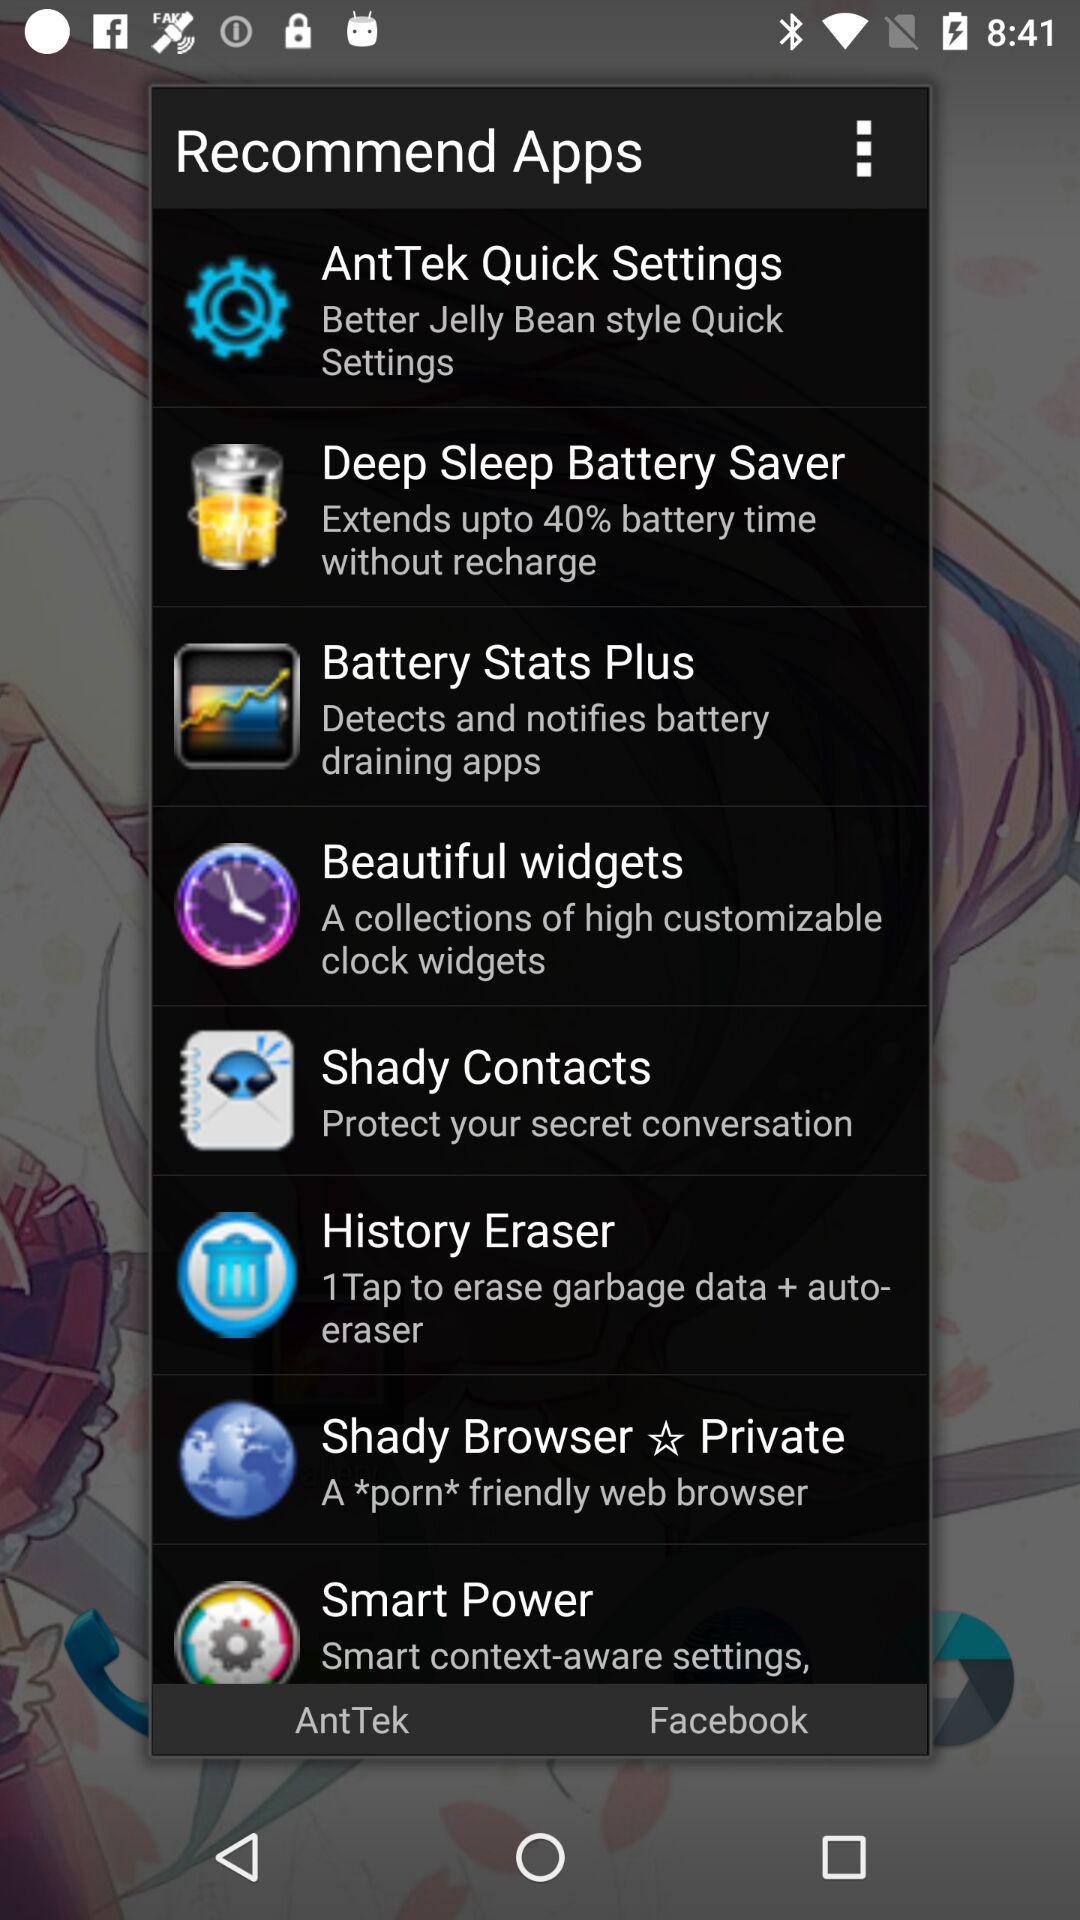 This screenshot has height=1920, width=1080. I want to click on app below smart power app, so click(612, 1656).